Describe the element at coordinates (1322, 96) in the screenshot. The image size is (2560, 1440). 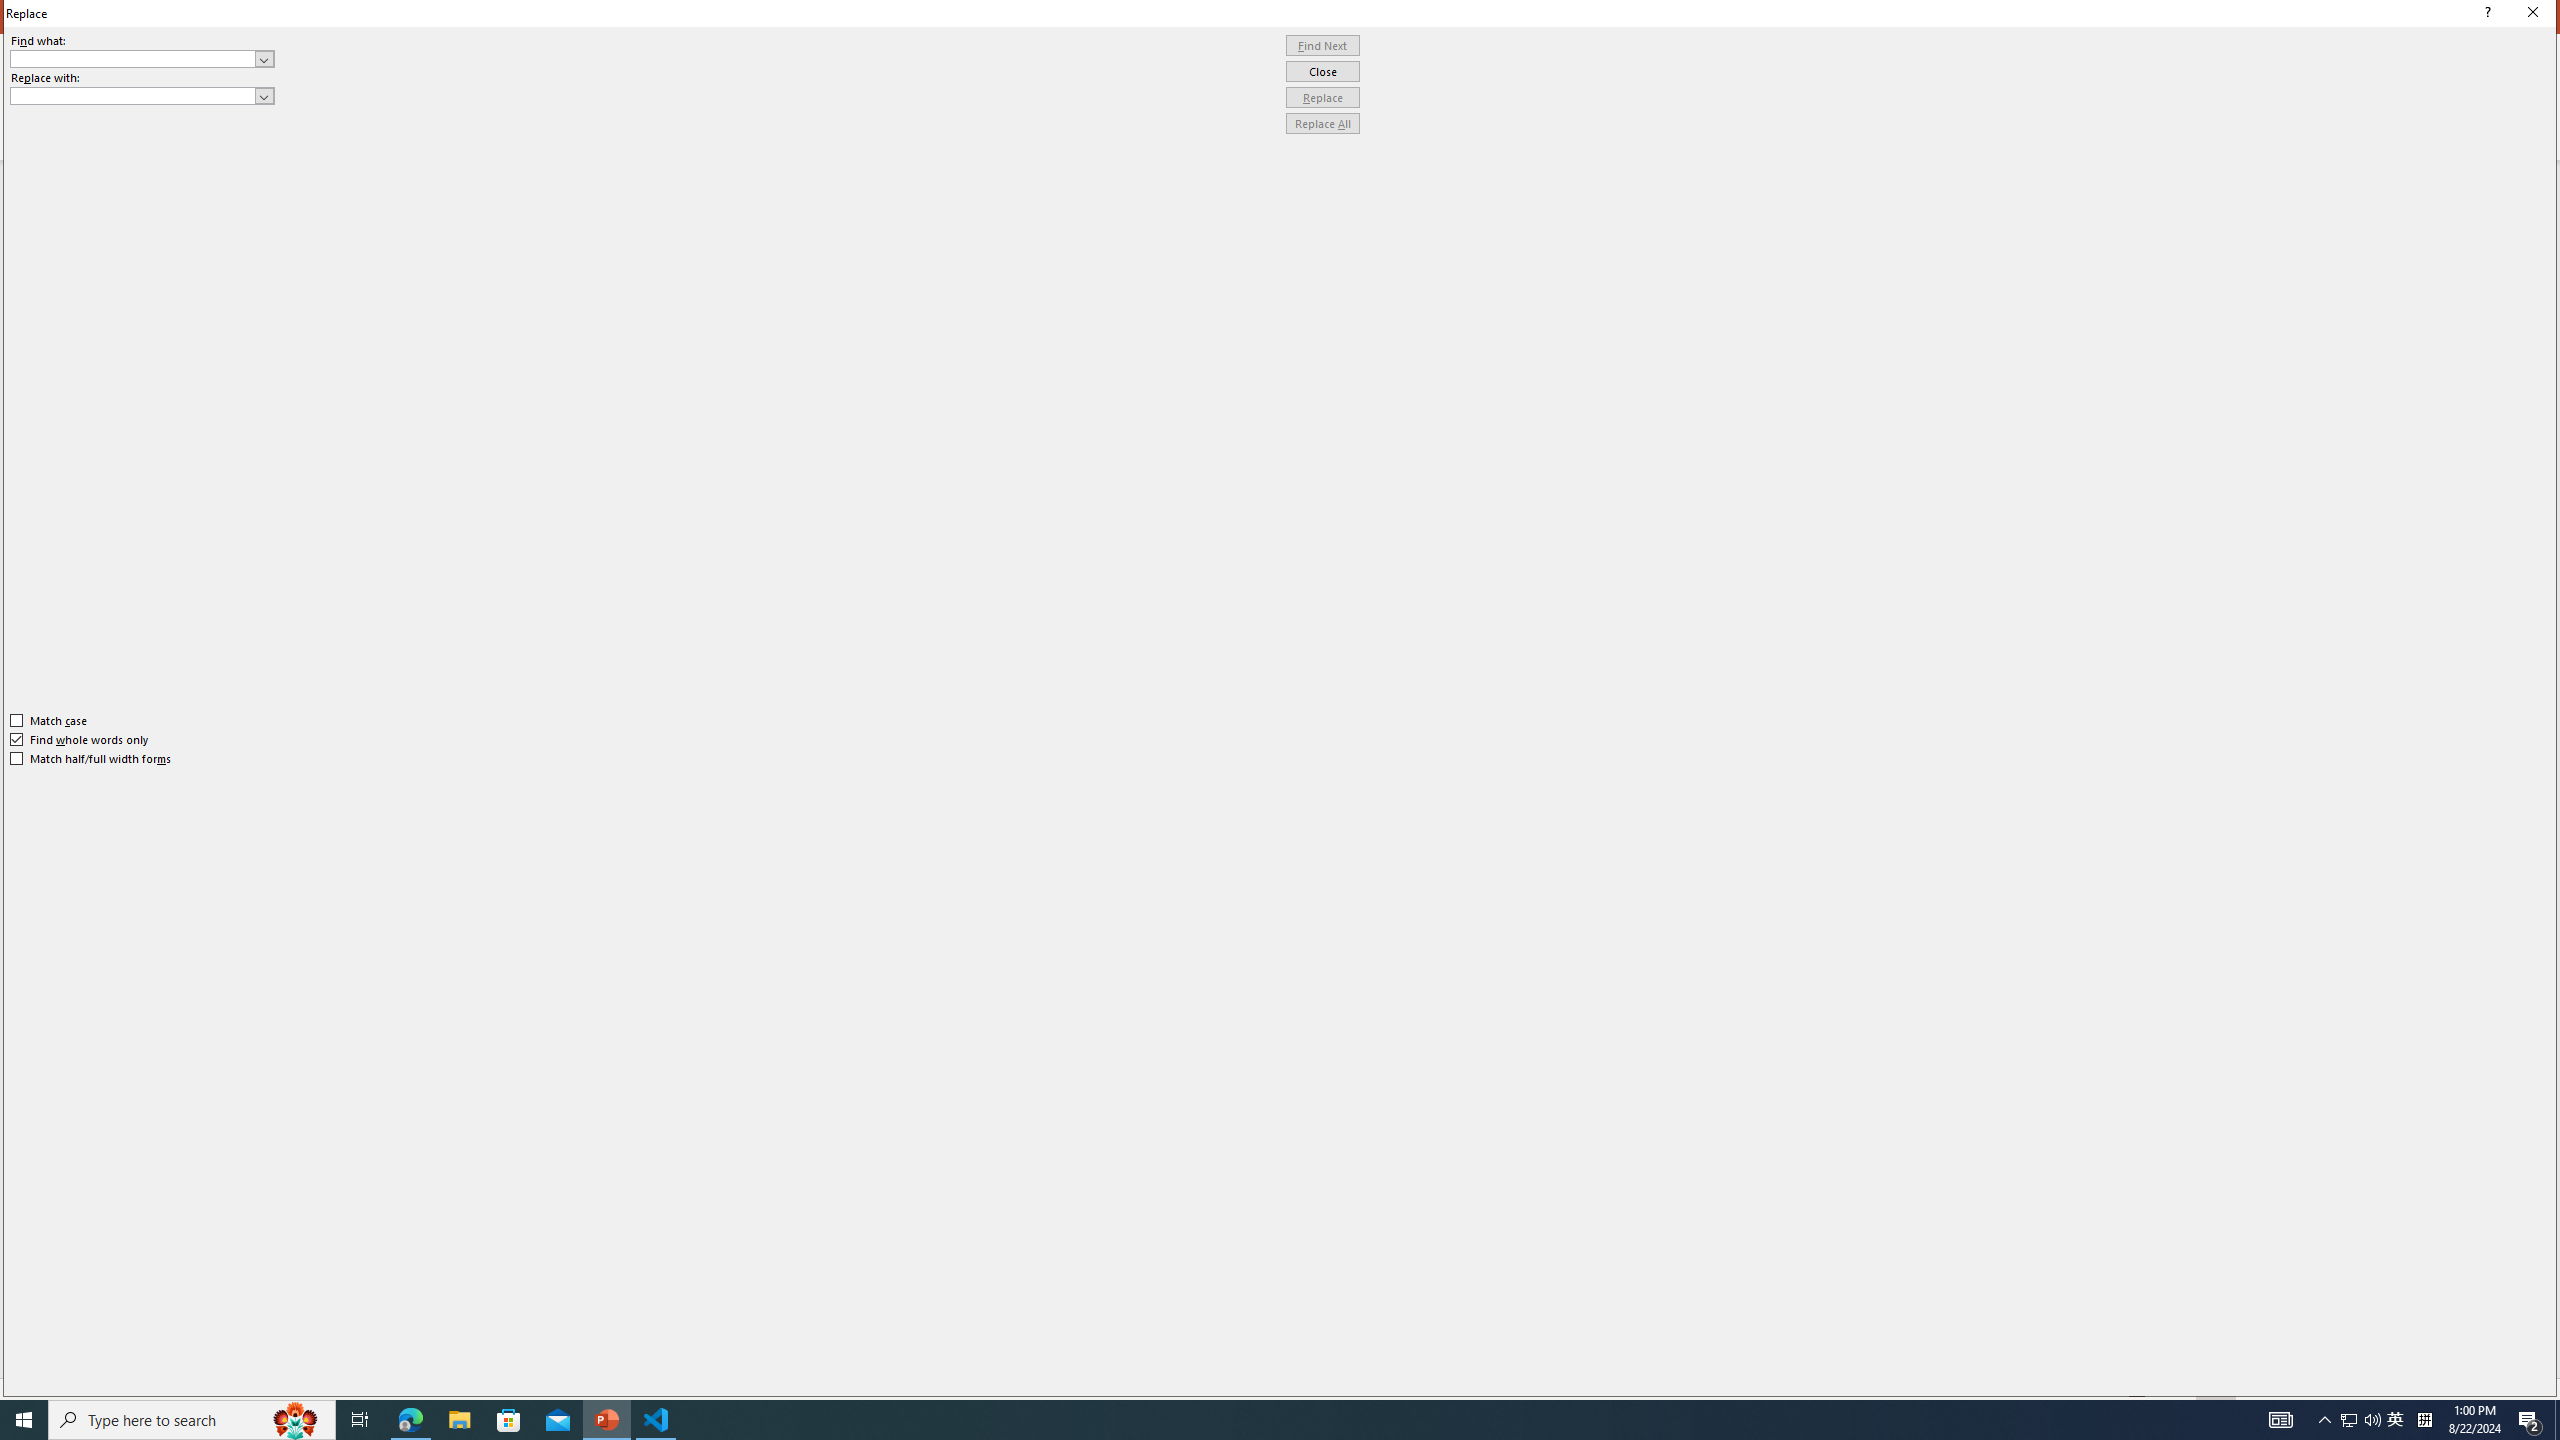
I see `'Replace'` at that location.